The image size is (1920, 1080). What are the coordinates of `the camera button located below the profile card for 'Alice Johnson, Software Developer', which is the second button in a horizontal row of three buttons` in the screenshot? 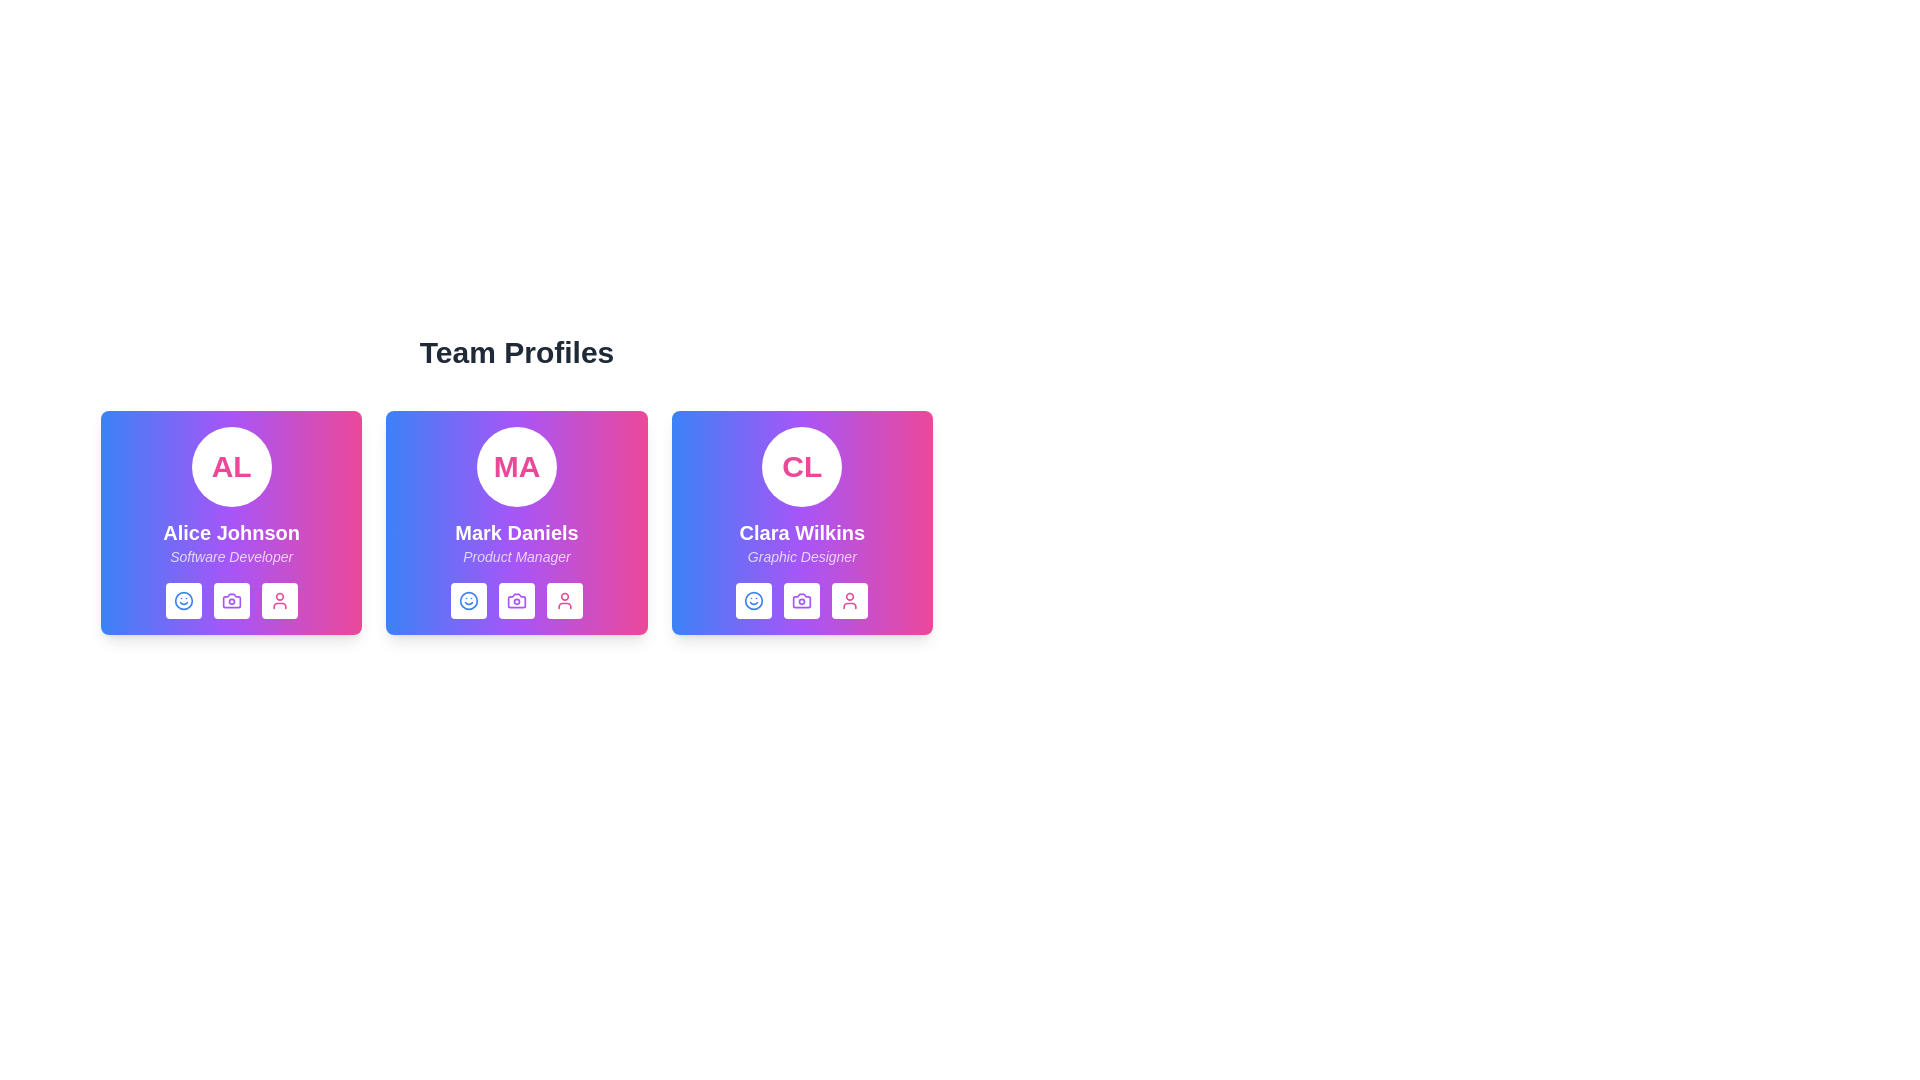 It's located at (231, 600).